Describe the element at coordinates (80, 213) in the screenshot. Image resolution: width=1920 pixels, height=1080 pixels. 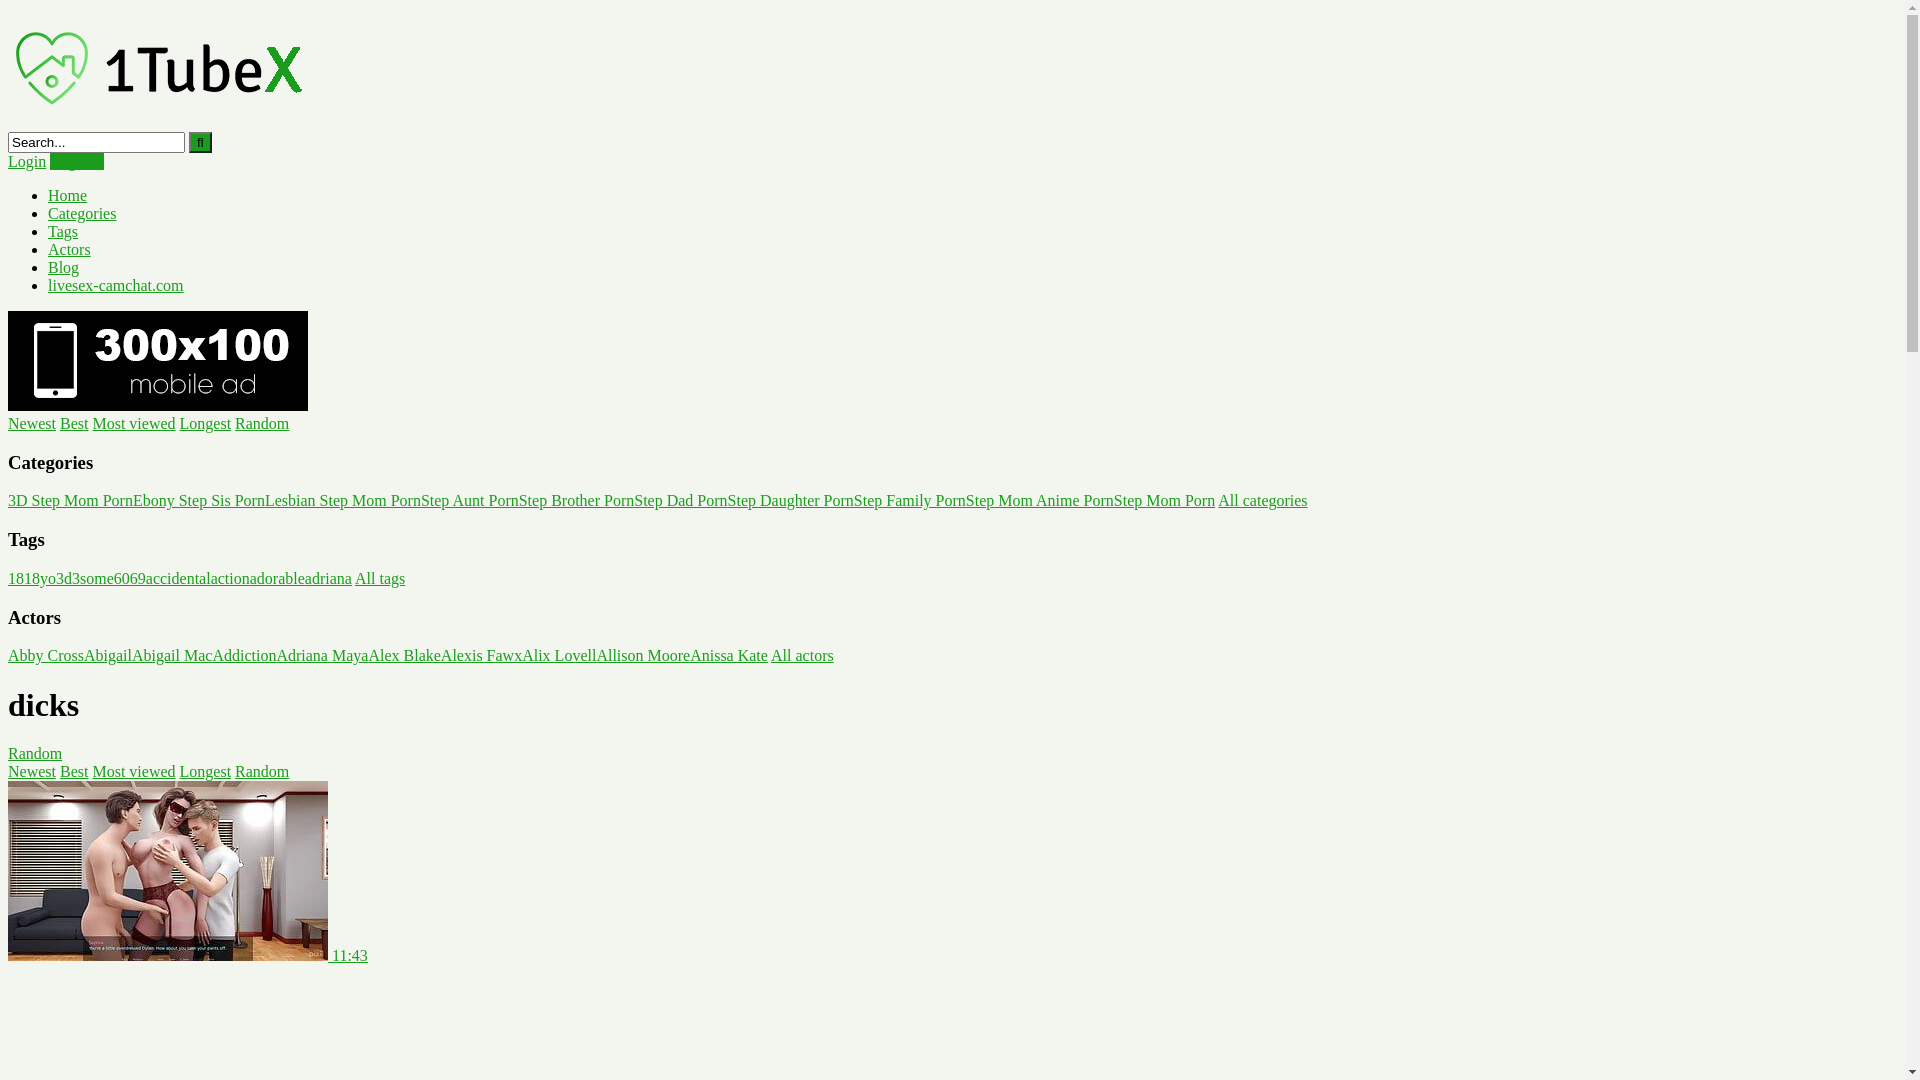
I see `'Categories'` at that location.